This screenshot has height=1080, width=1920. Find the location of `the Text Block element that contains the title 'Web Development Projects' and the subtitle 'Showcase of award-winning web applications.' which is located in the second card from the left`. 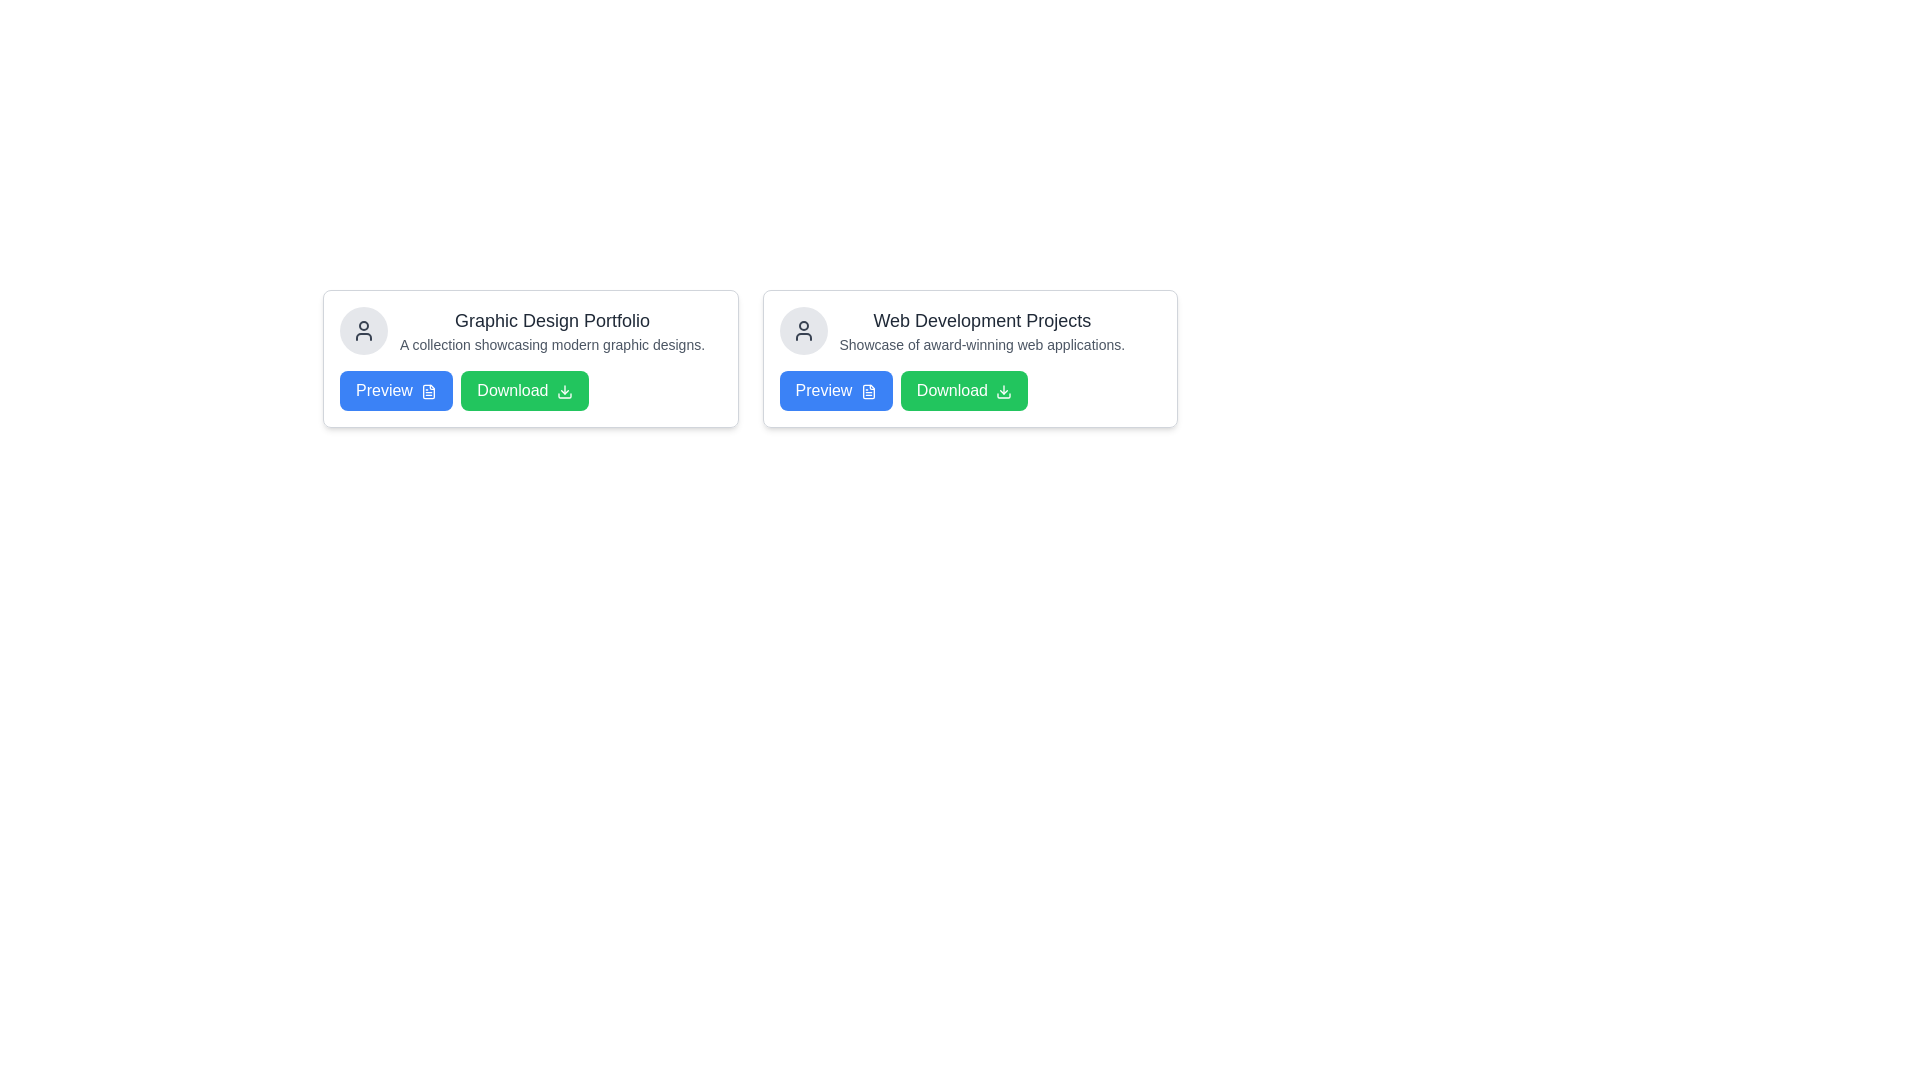

the Text Block element that contains the title 'Web Development Projects' and the subtitle 'Showcase of award-winning web applications.' which is located in the second card from the left is located at coordinates (982, 330).